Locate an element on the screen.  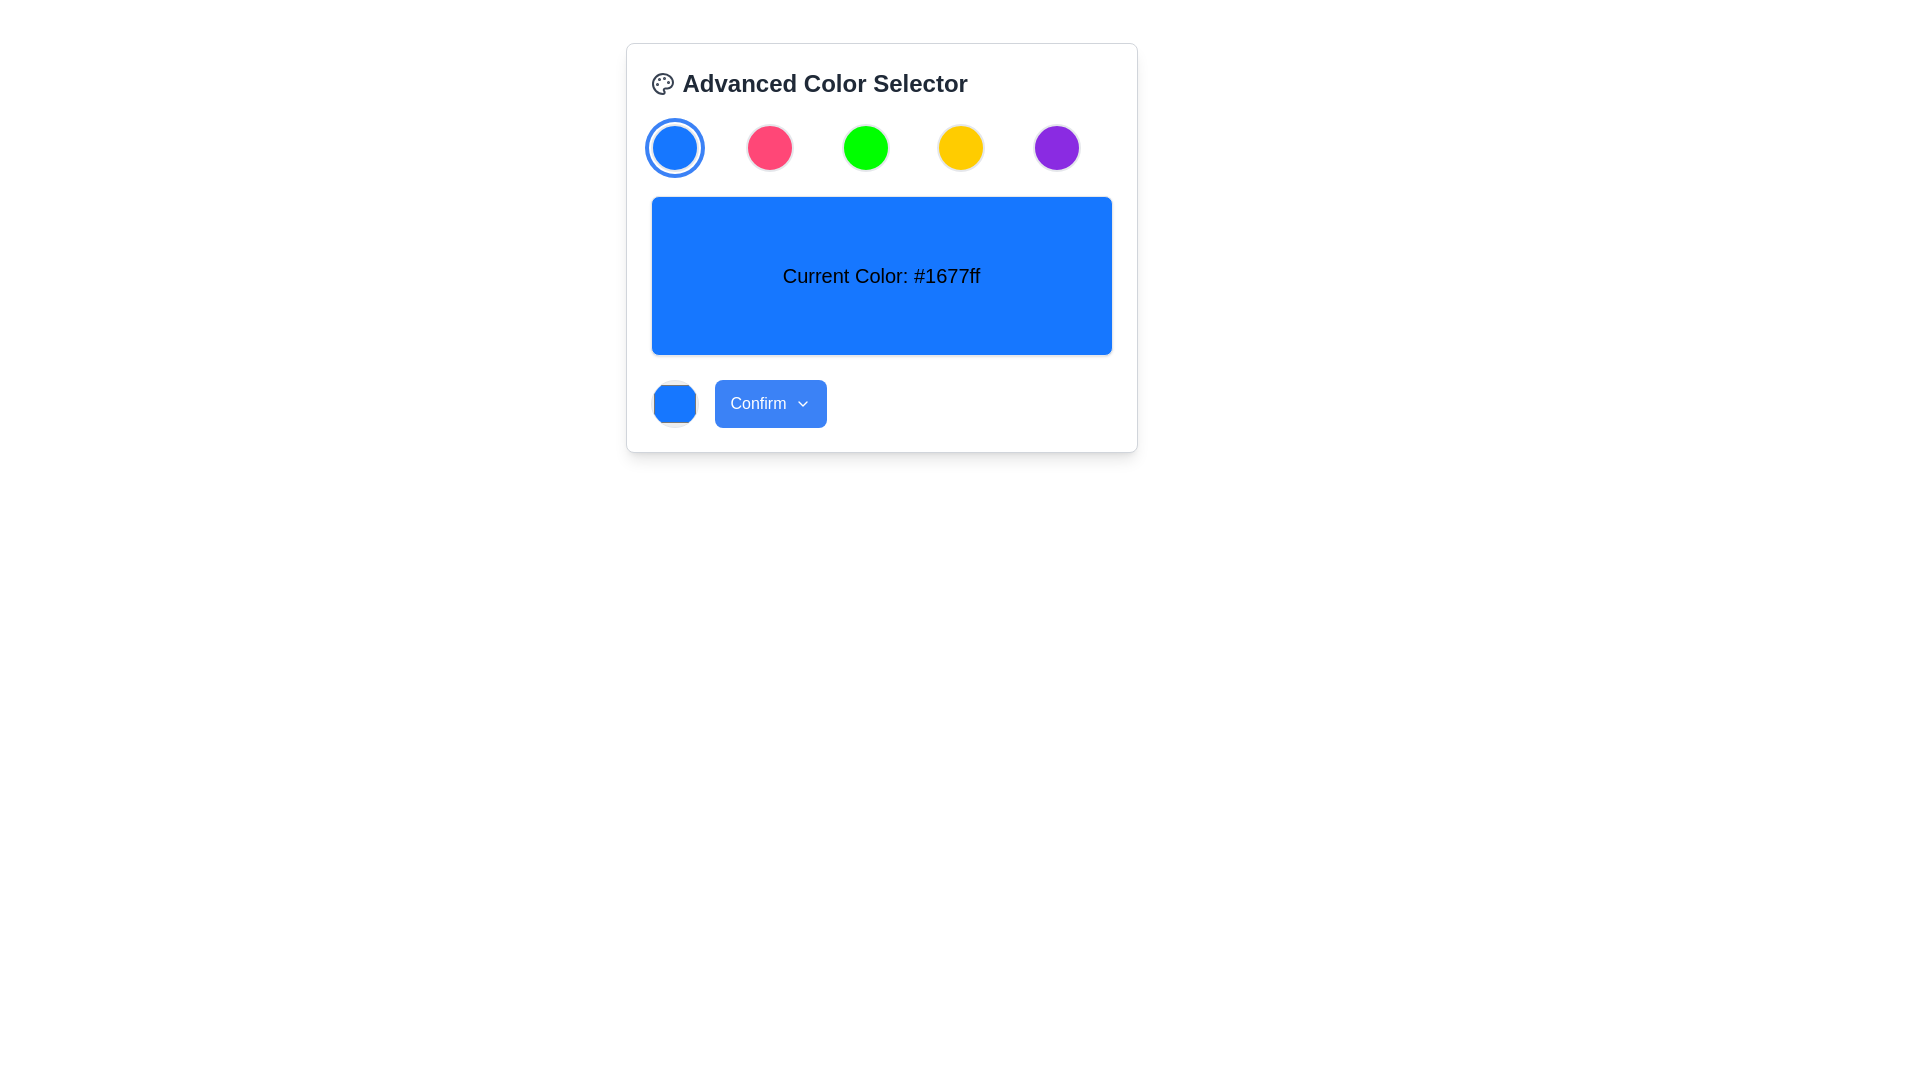
the second circular button in the Color Selector section is located at coordinates (769, 146).